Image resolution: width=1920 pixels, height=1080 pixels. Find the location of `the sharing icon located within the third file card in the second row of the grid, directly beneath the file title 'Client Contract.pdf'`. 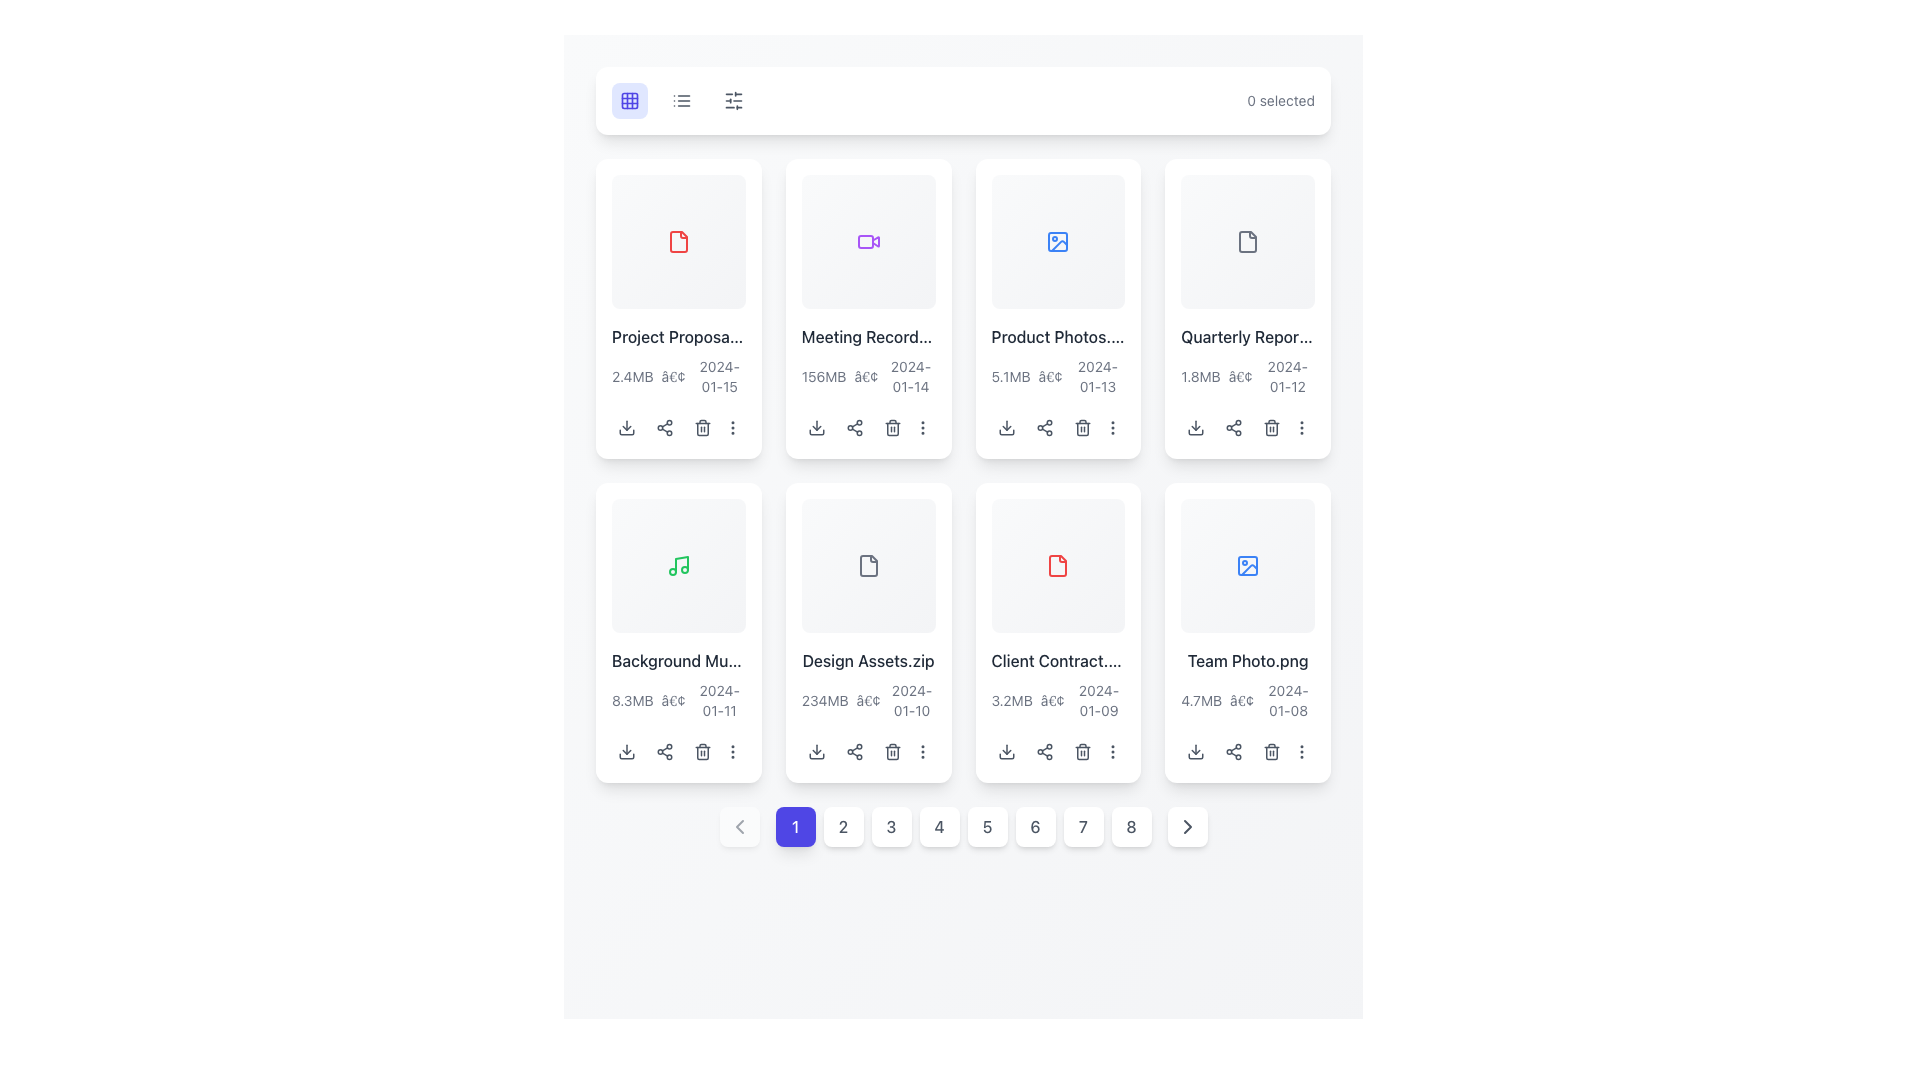

the sharing icon located within the third file card in the second row of the grid, directly beneath the file title 'Client Contract.pdf' is located at coordinates (1043, 751).